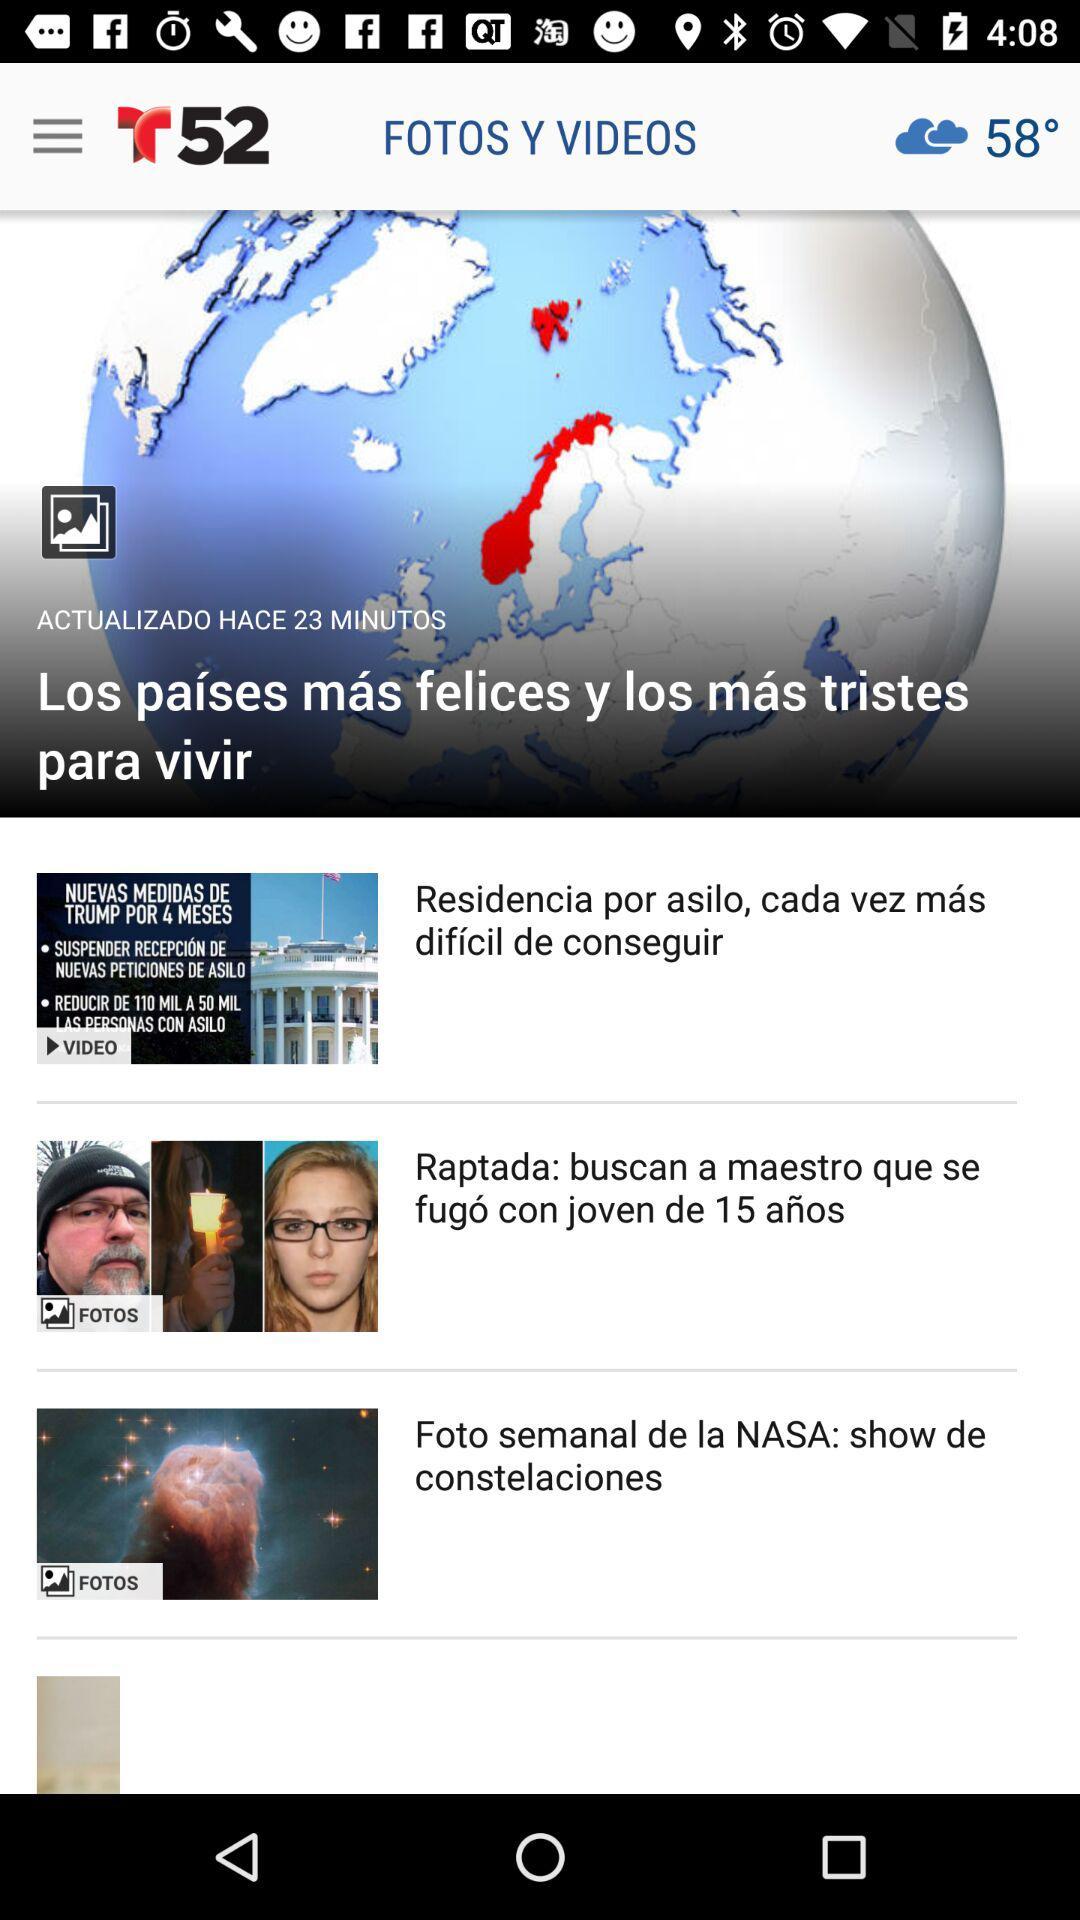 The height and width of the screenshot is (1920, 1080). Describe the element at coordinates (540, 135) in the screenshot. I see `fotos y videos` at that location.